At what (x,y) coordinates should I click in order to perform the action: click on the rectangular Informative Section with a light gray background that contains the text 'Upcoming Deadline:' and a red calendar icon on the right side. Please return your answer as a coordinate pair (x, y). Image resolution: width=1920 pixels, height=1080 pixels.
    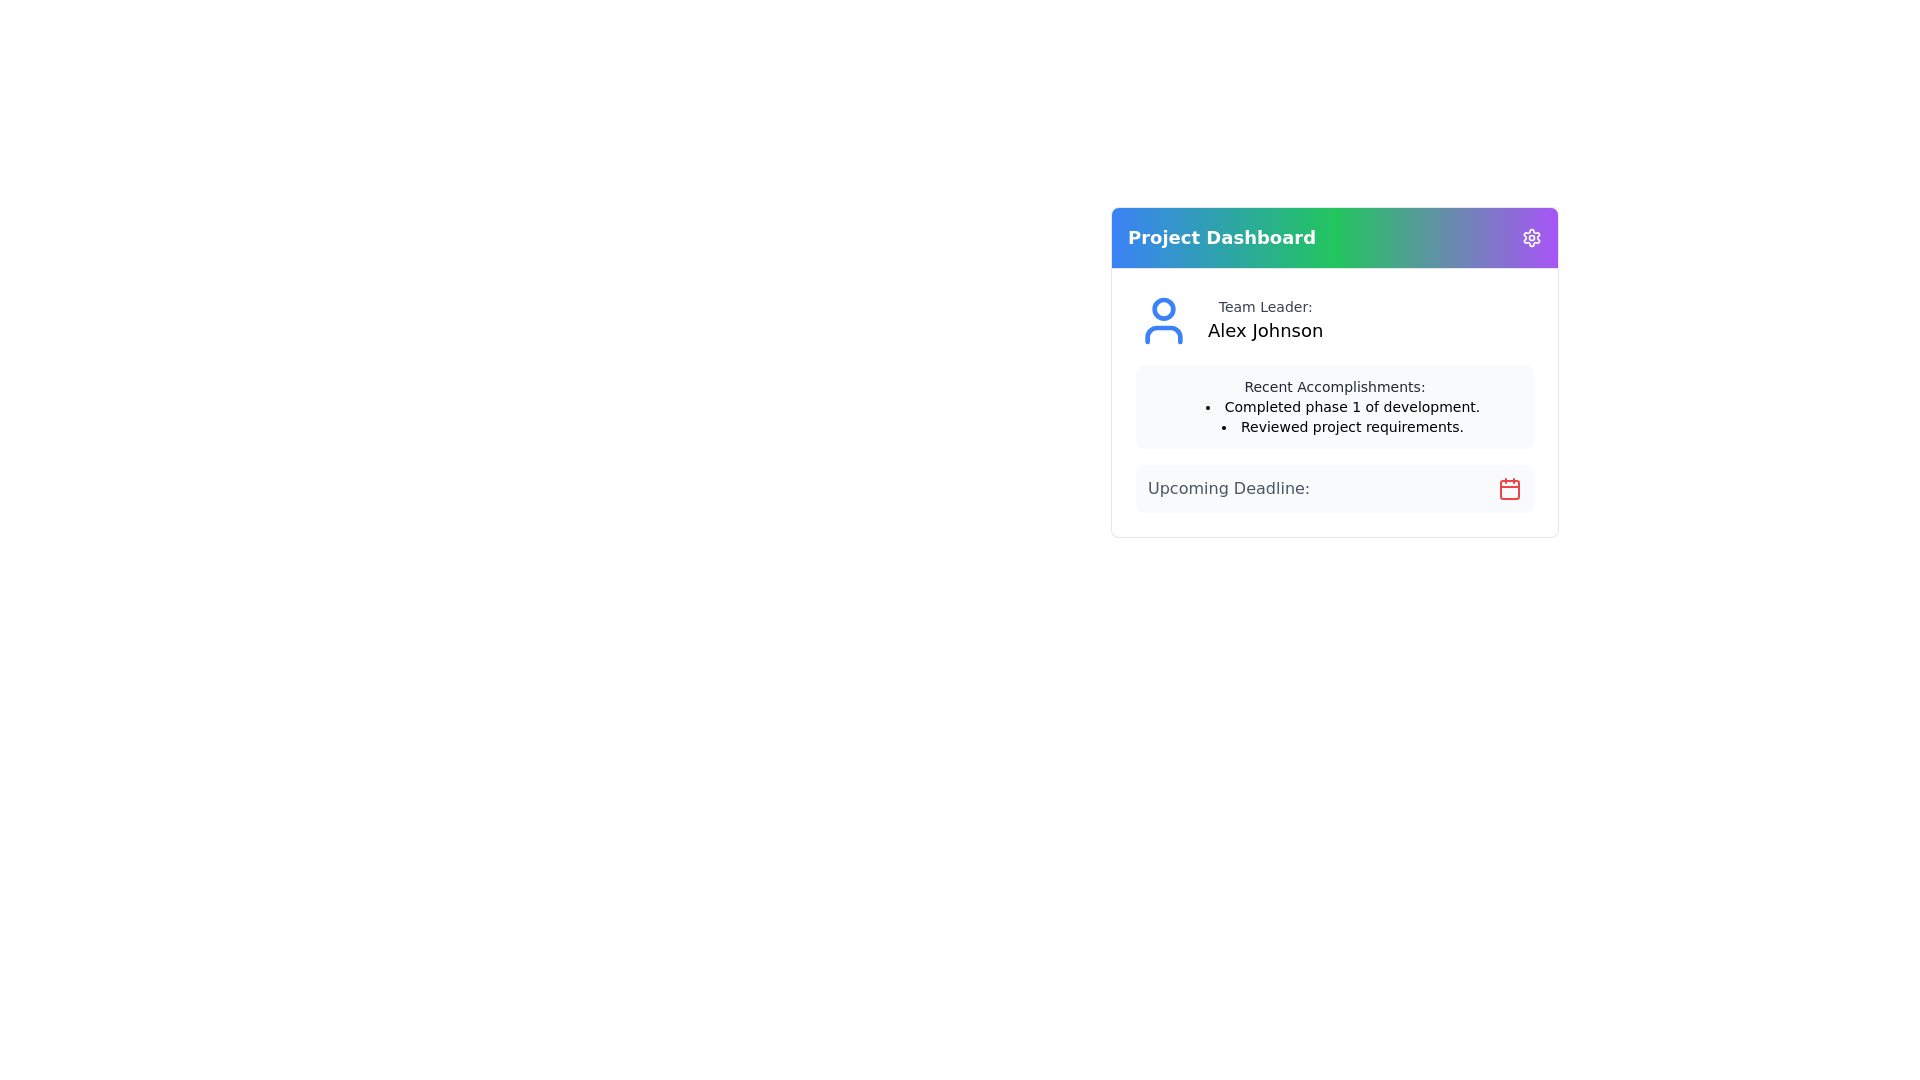
    Looking at the image, I should click on (1334, 489).